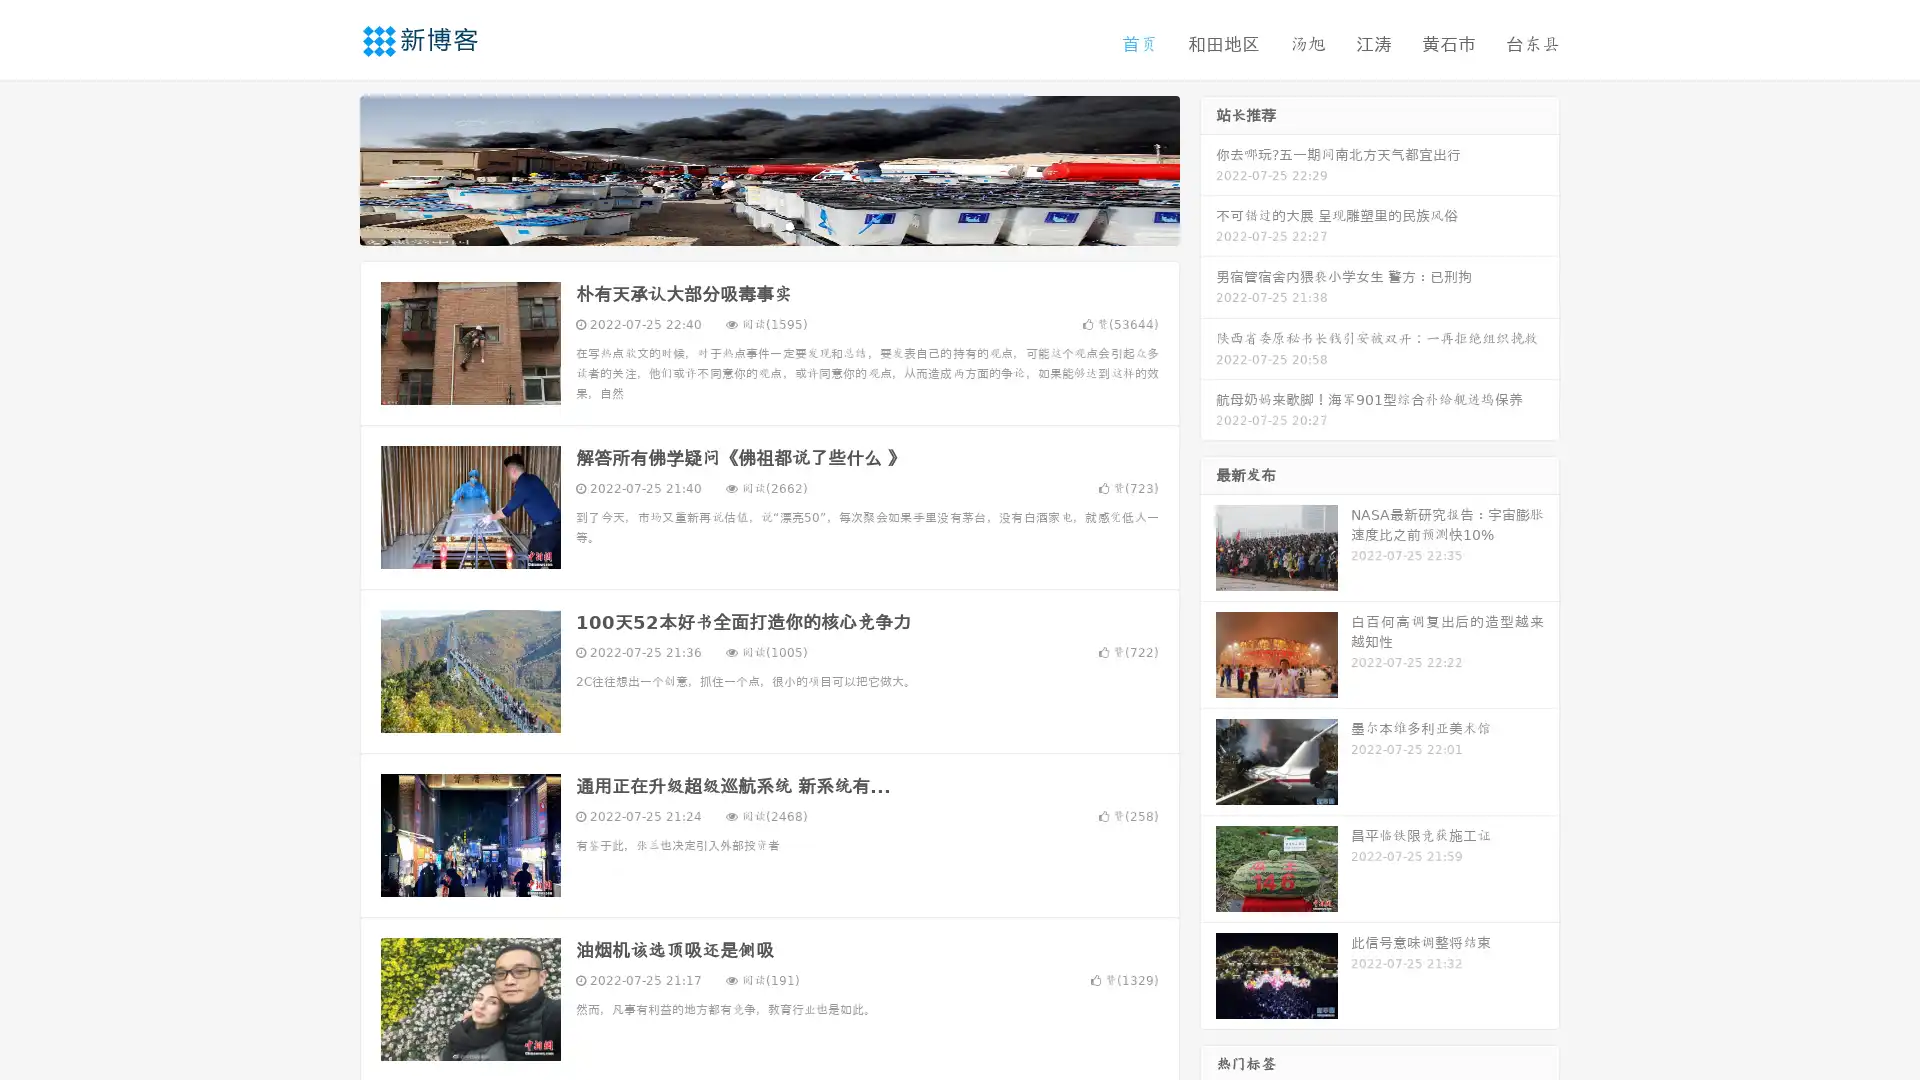  What do you see at coordinates (789, 225) in the screenshot?
I see `Go to slide 3` at bounding box center [789, 225].